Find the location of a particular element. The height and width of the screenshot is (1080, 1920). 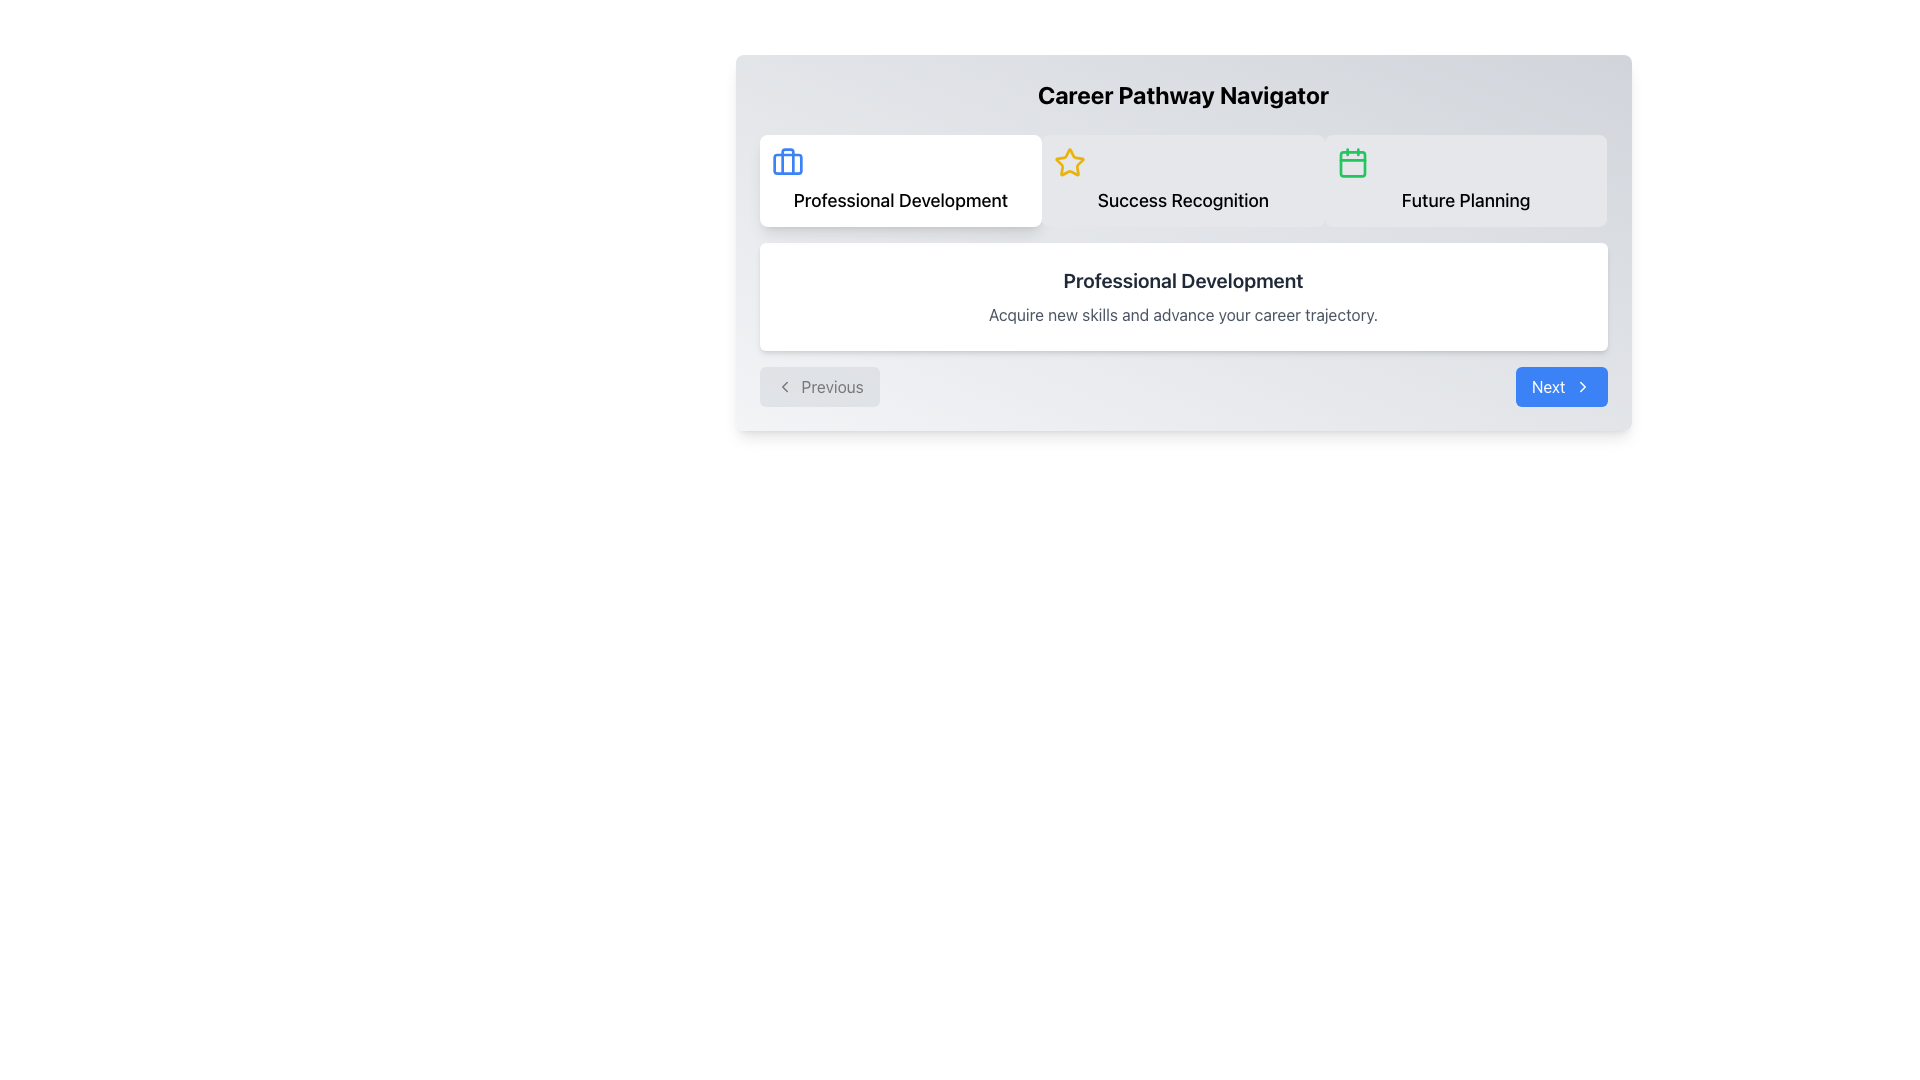

the 'Future Planning' button, which is the third and rightmost item in a horizontal group of three, positioned to the right of the 'Success Recognition' rectangle is located at coordinates (1466, 181).